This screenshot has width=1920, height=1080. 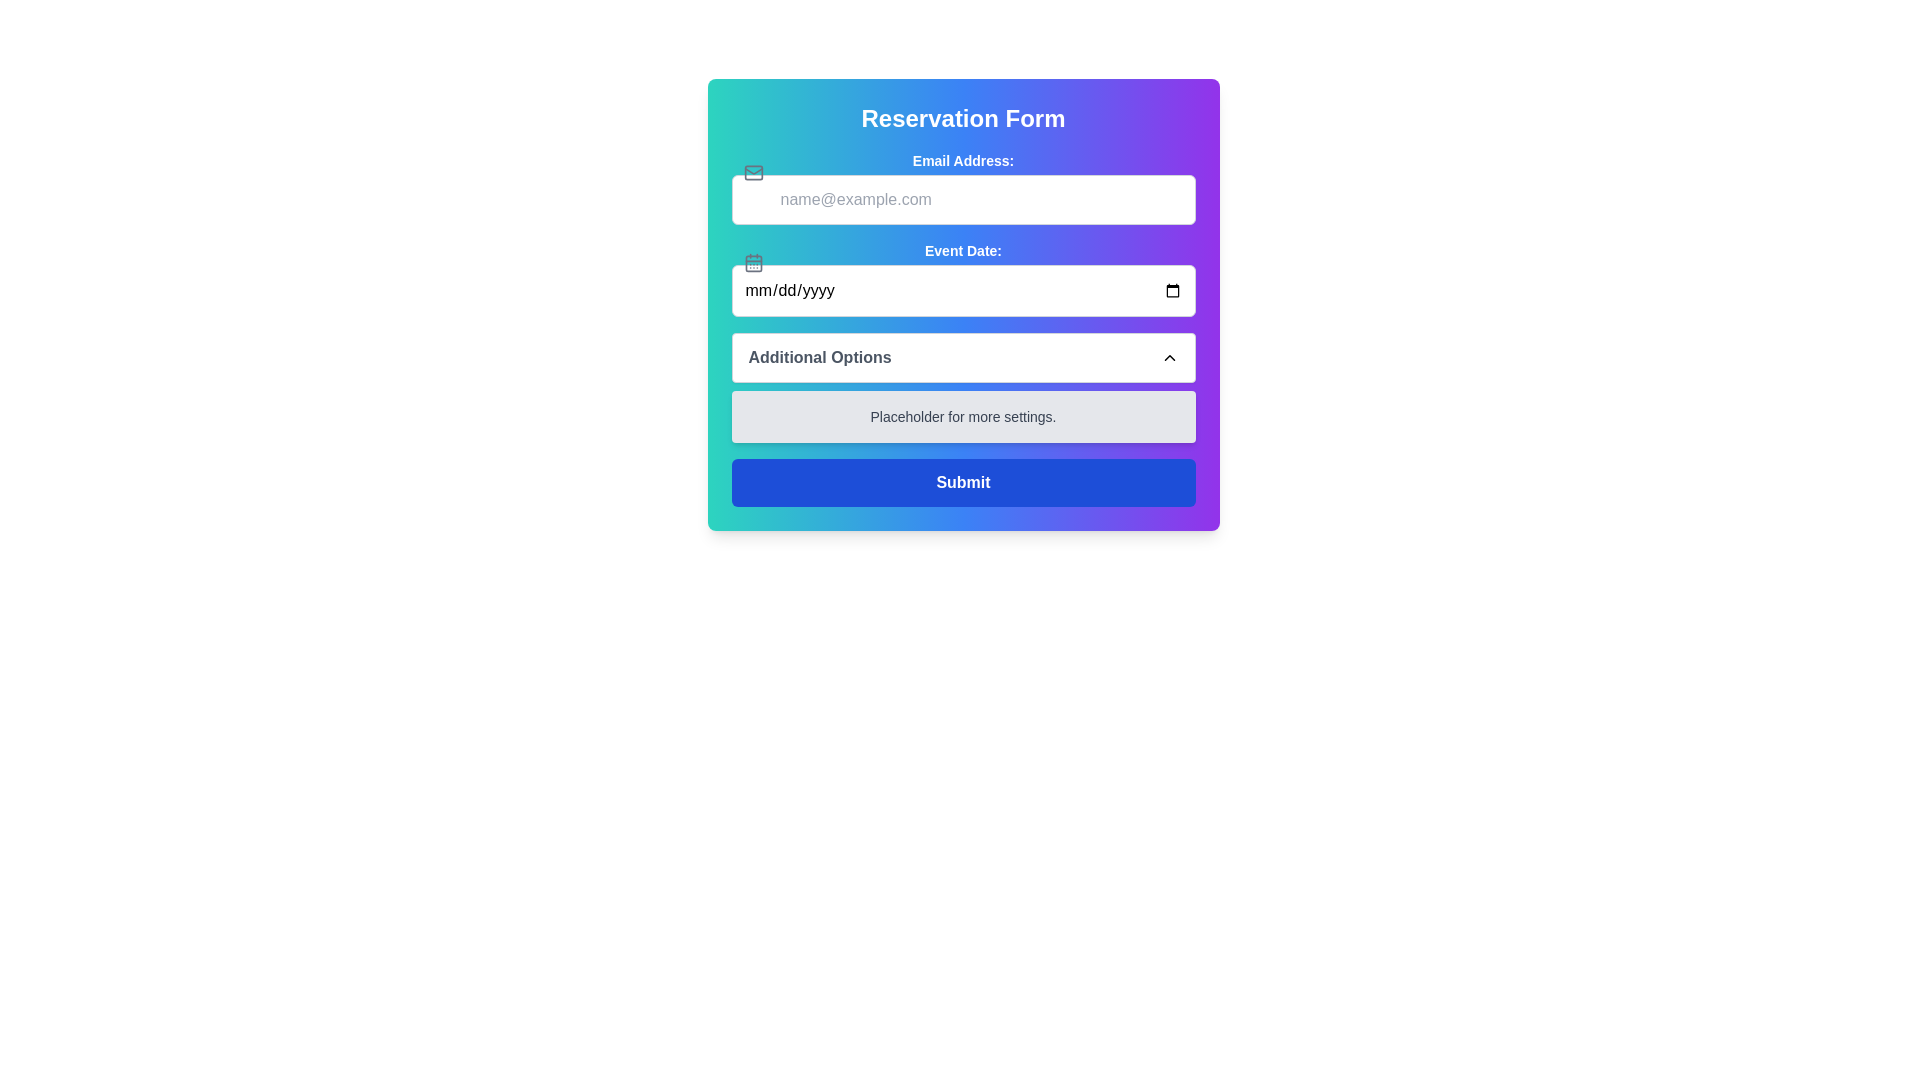 What do you see at coordinates (752, 172) in the screenshot?
I see `the email address input icon located at the top-left corner of the associated email input field, which indicates that the field is for entering an email address` at bounding box center [752, 172].